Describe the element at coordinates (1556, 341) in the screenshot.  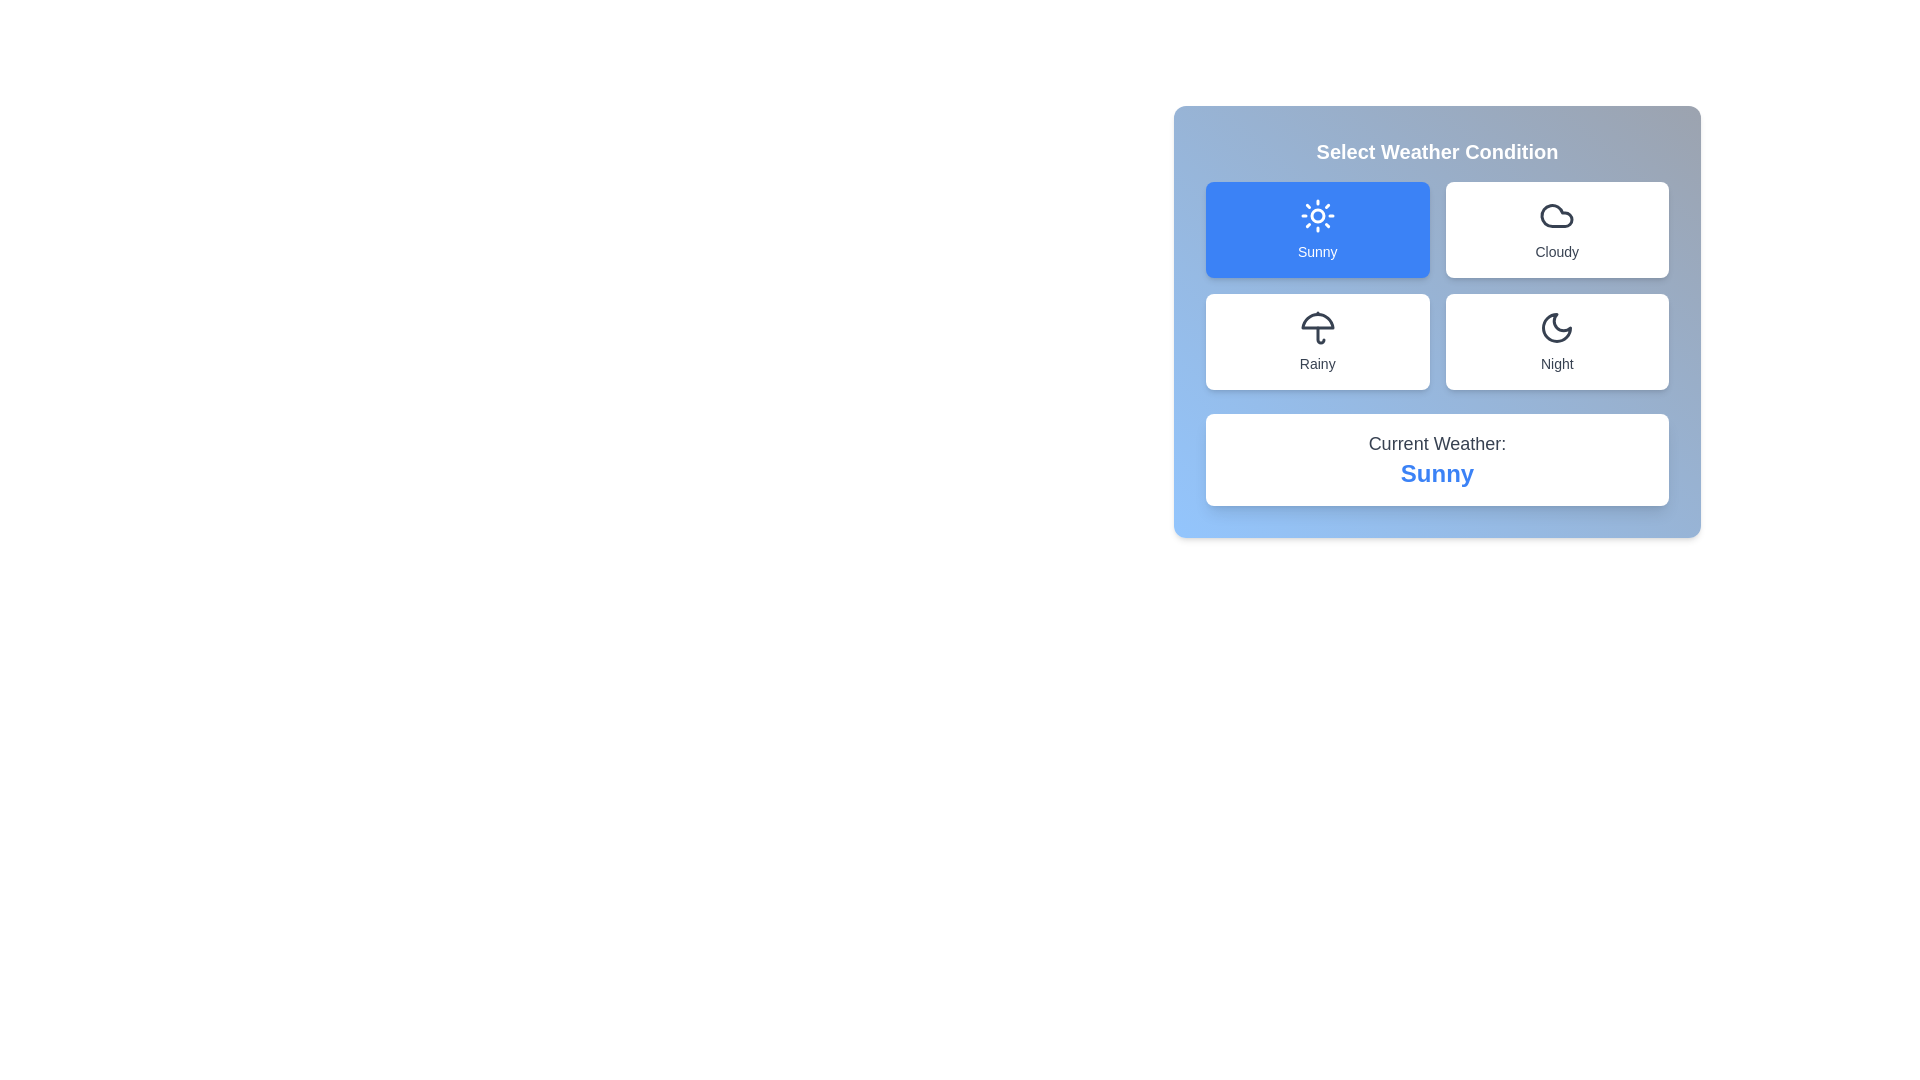
I see `the weather condition Night by clicking the corresponding button` at that location.